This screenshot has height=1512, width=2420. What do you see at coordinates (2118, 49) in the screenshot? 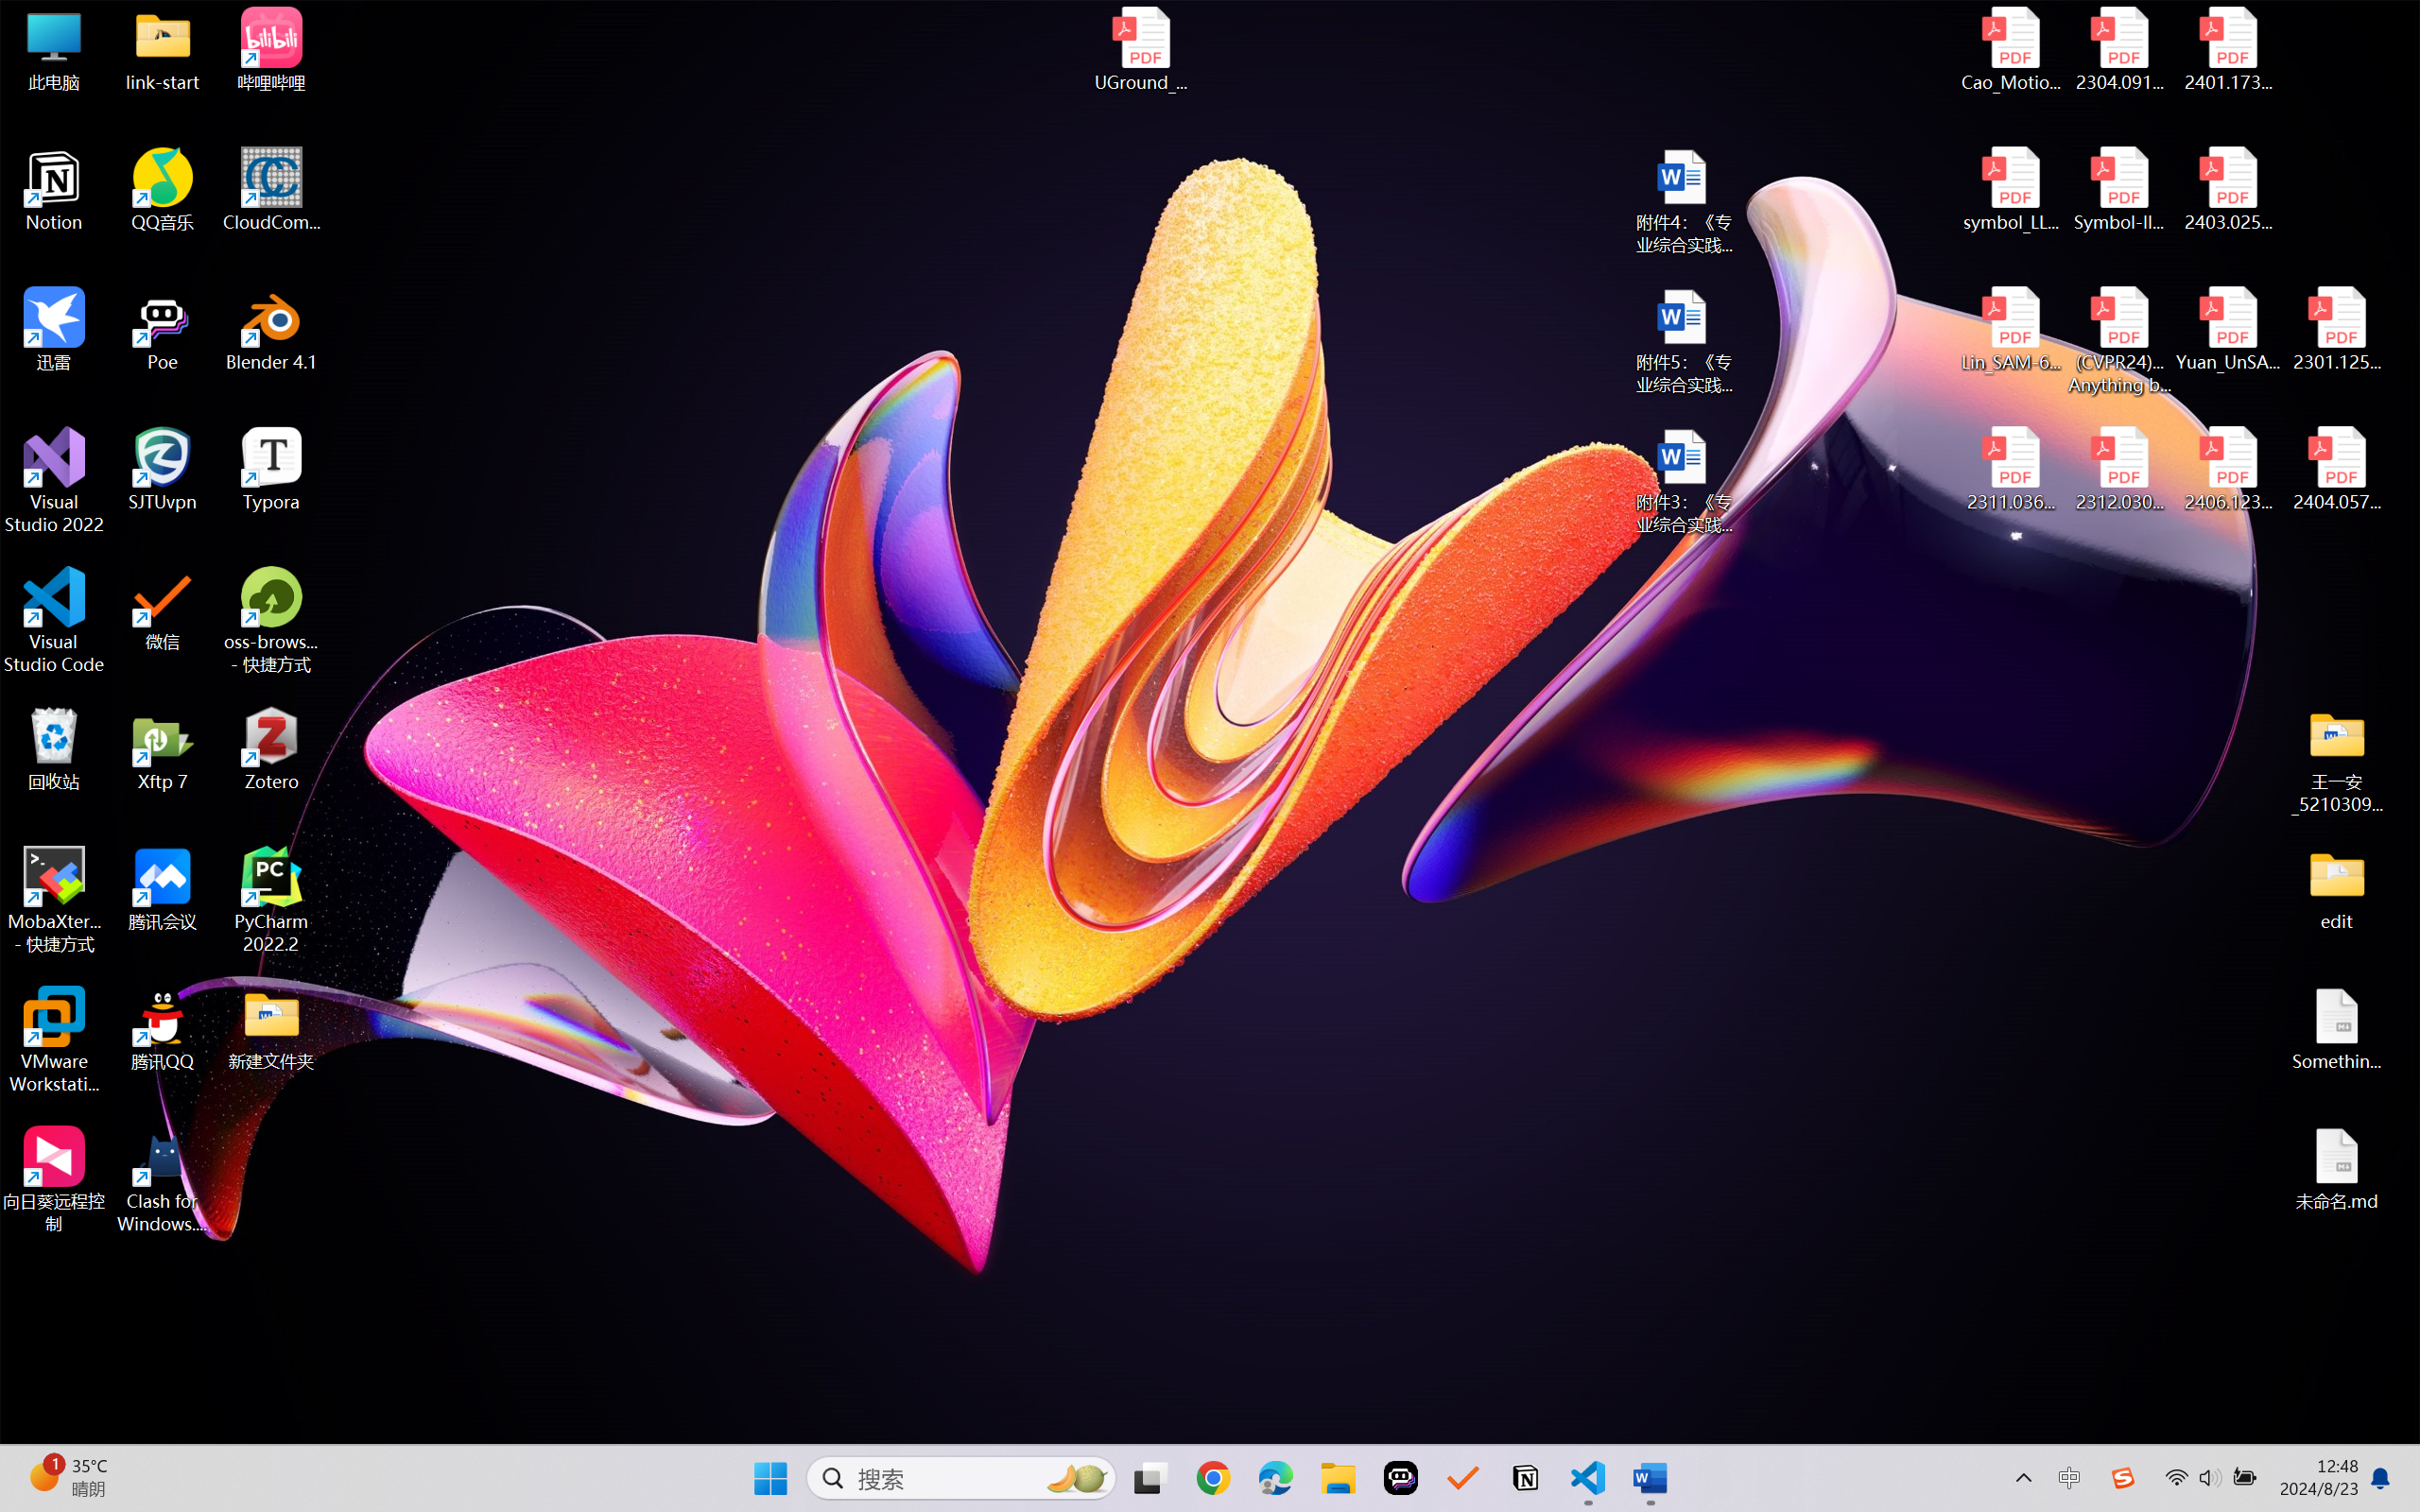
I see `'2304.09121v3.pdf'` at bounding box center [2118, 49].